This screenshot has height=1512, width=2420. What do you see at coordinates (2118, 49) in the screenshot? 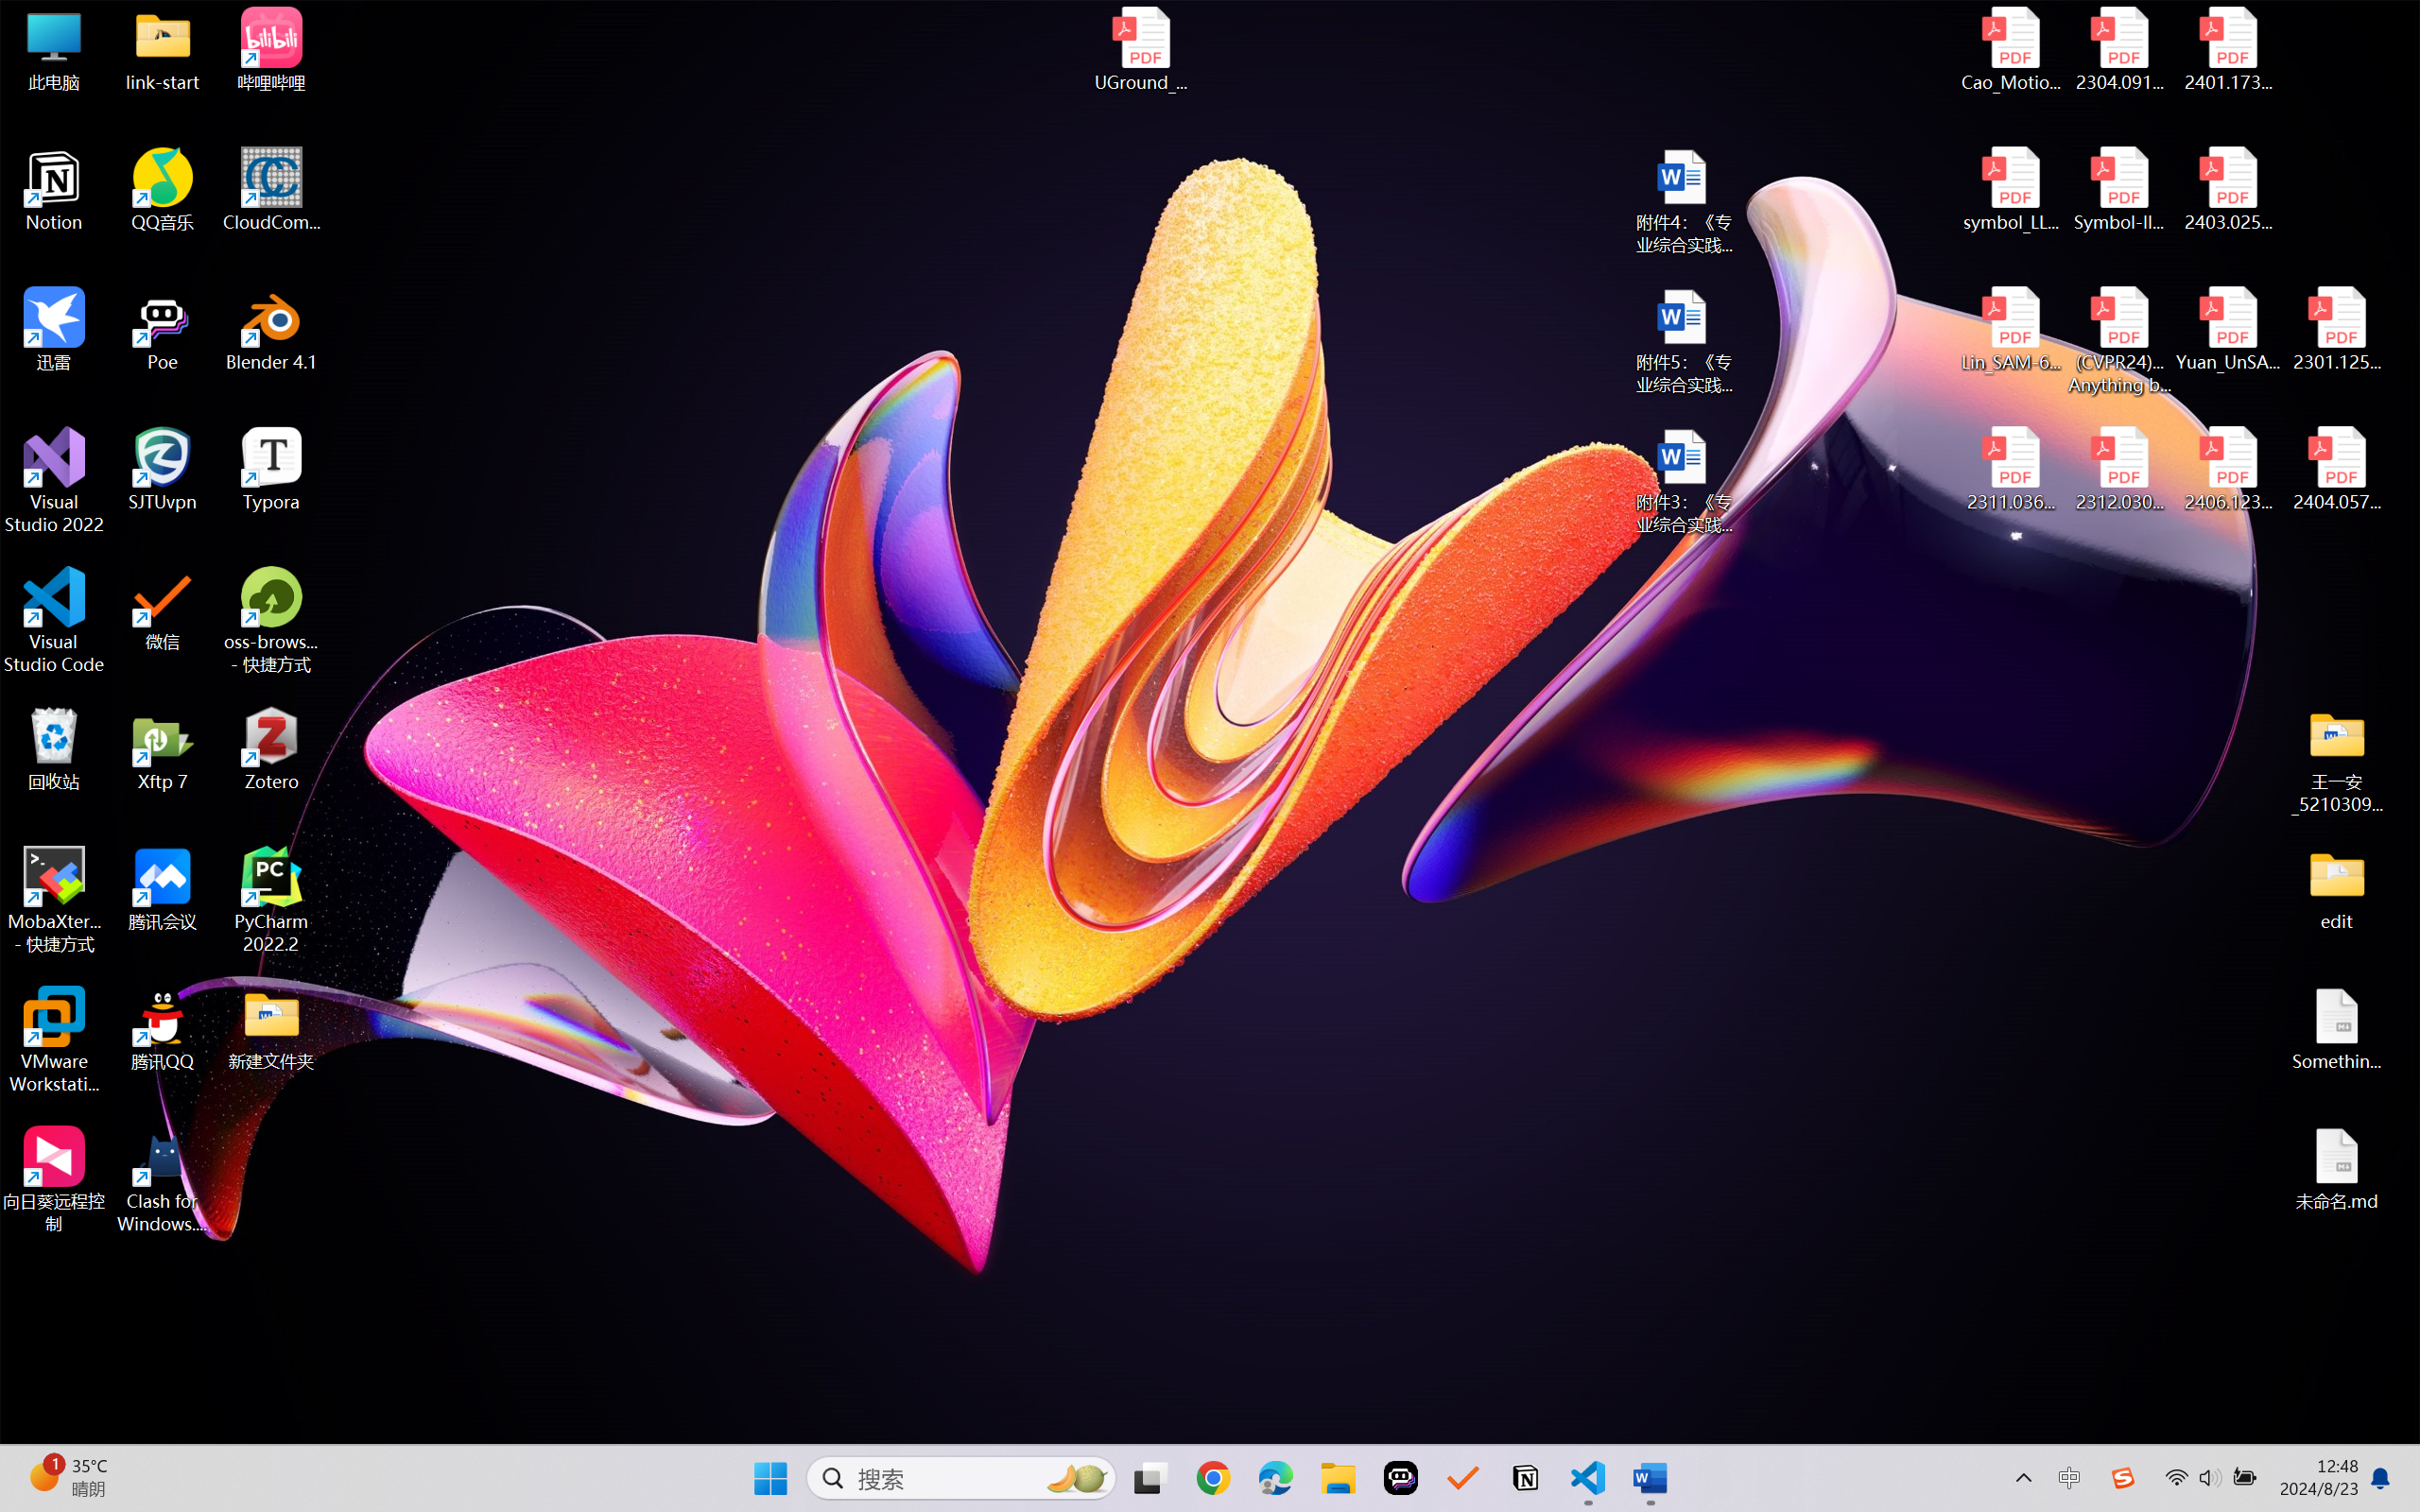
I see `'2304.09121v3.pdf'` at bounding box center [2118, 49].